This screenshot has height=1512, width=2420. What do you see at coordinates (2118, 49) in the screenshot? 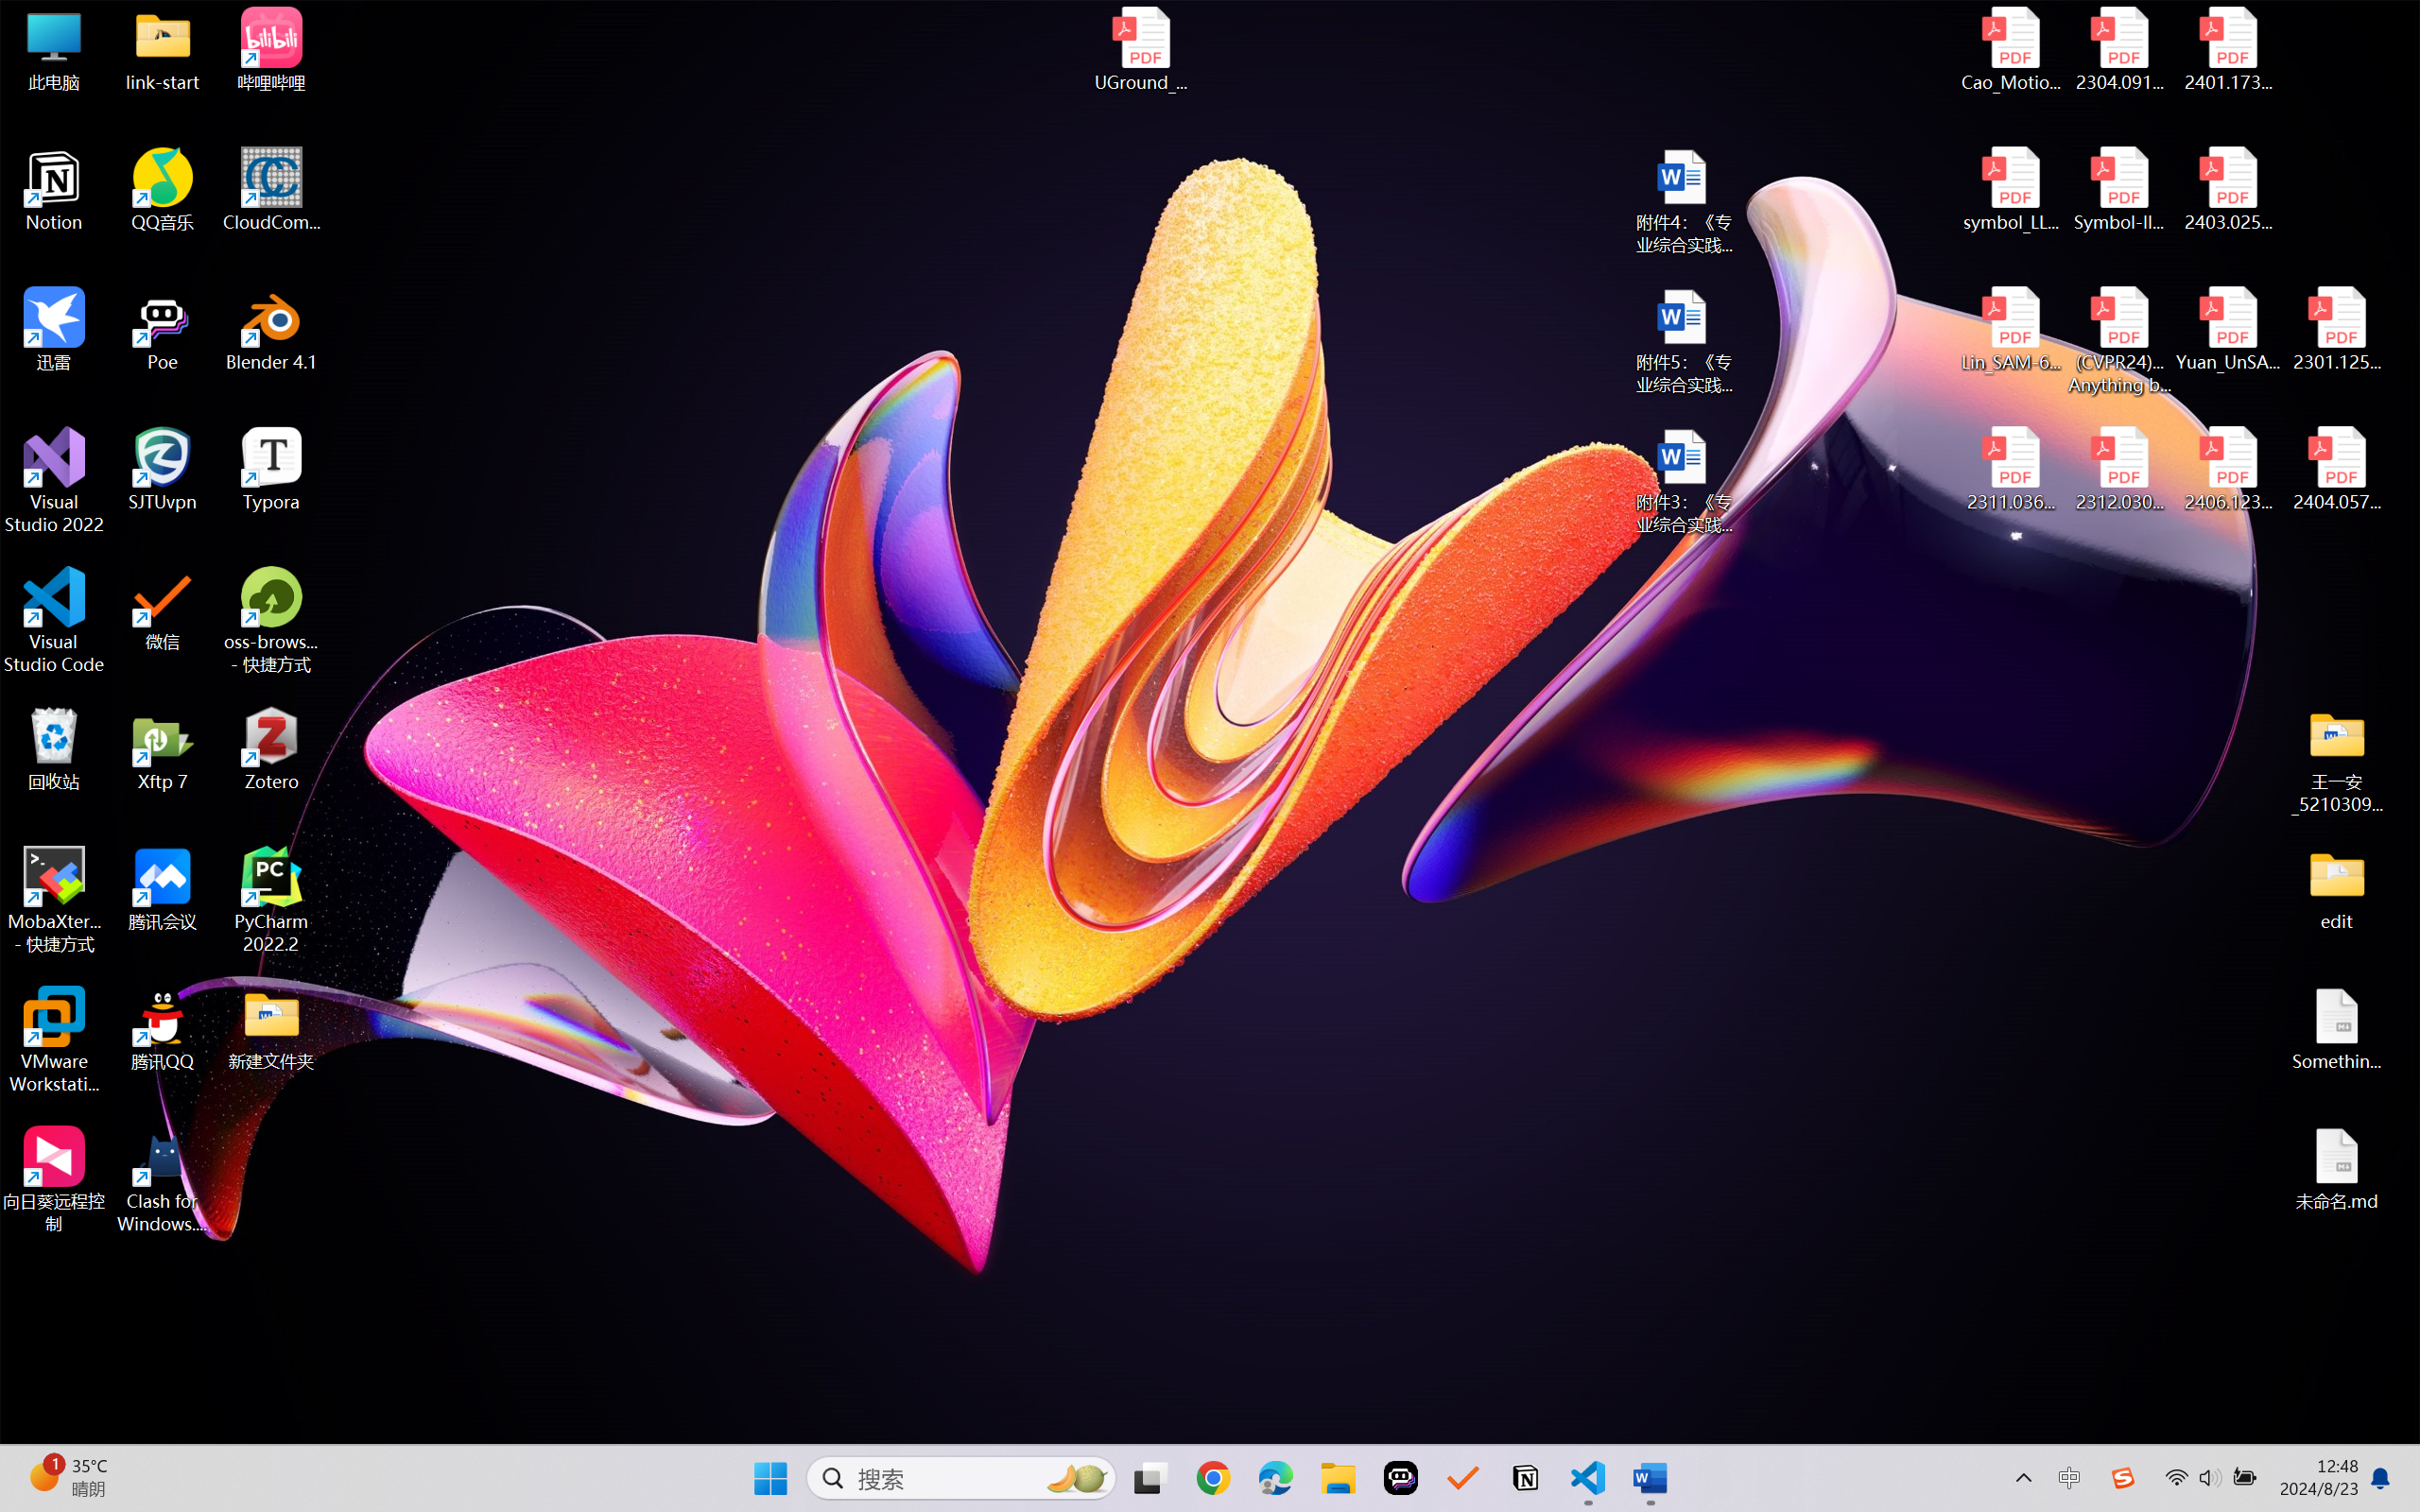
I see `'2304.09121v3.pdf'` at bounding box center [2118, 49].